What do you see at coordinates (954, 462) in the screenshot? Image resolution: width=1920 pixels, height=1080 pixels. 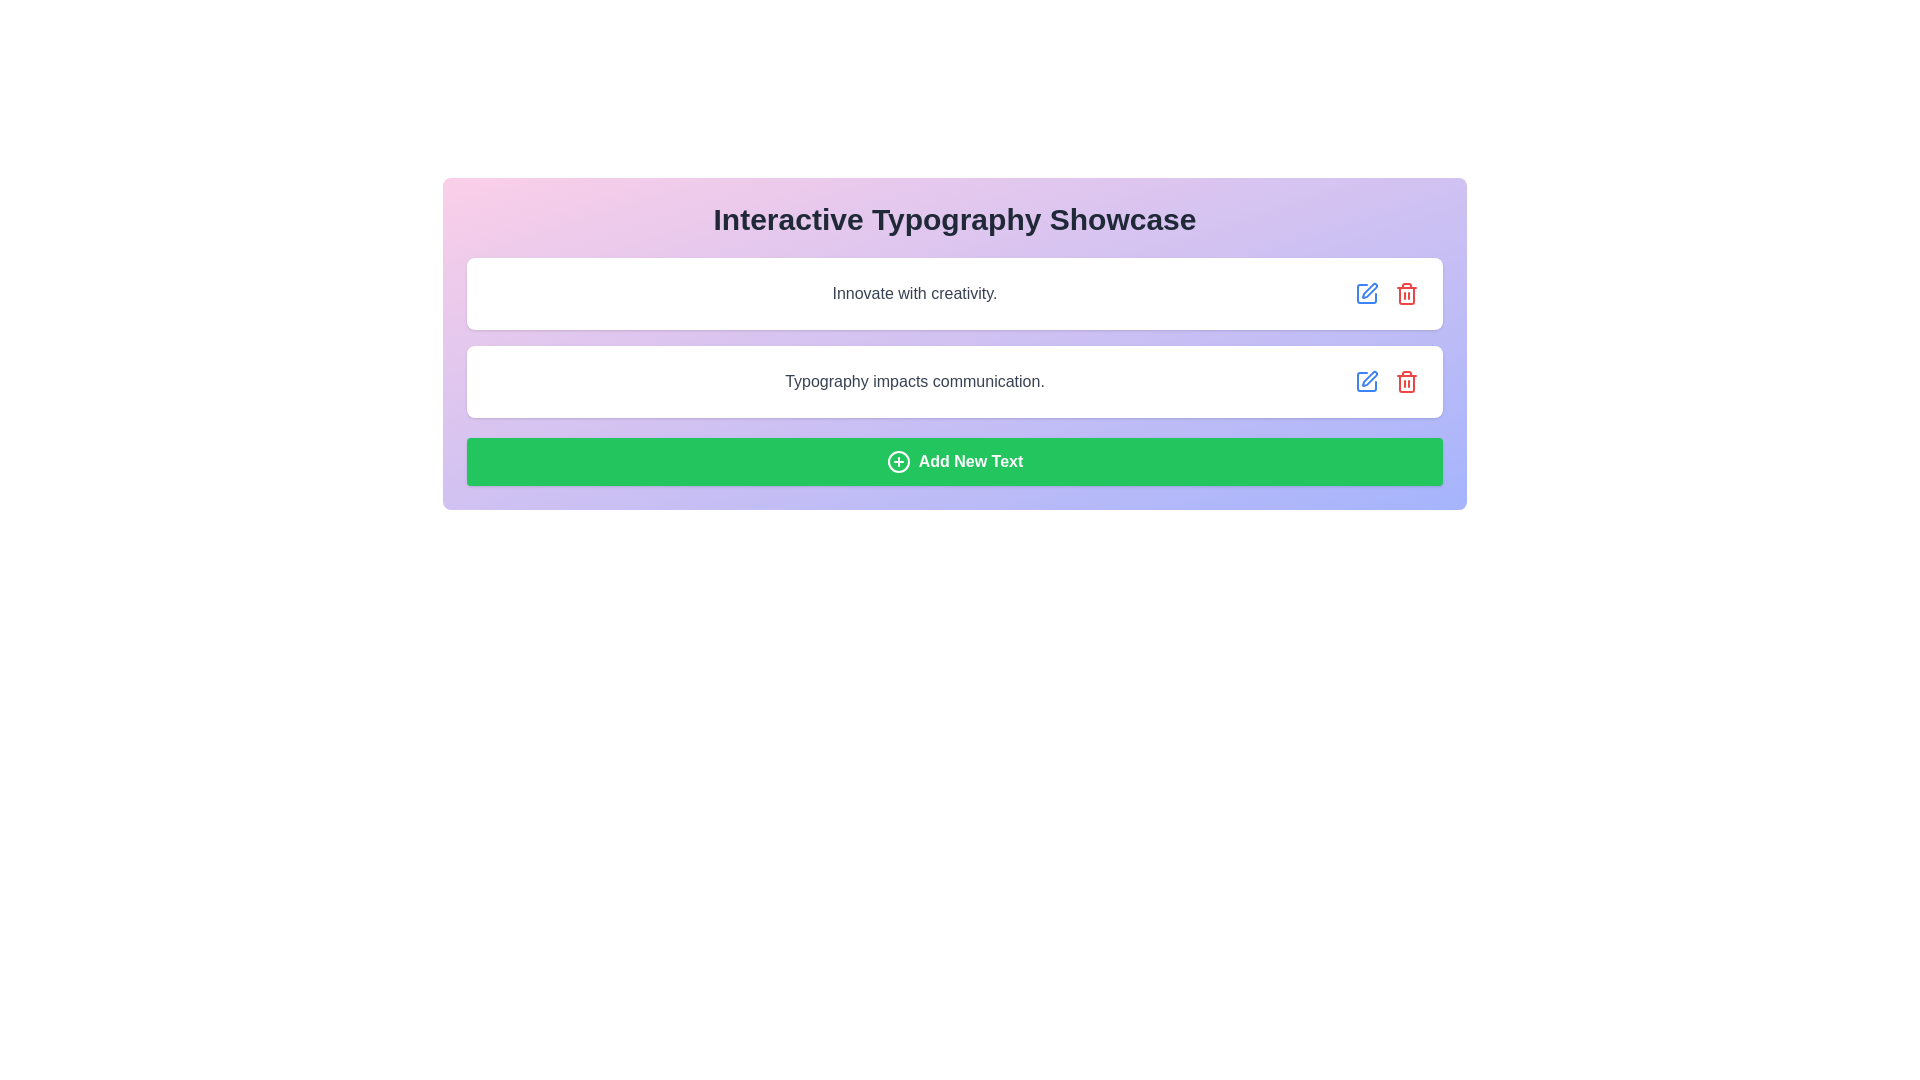 I see `the green rectangular button with rounded corners and bold white text reading 'Add New Text'` at bounding box center [954, 462].